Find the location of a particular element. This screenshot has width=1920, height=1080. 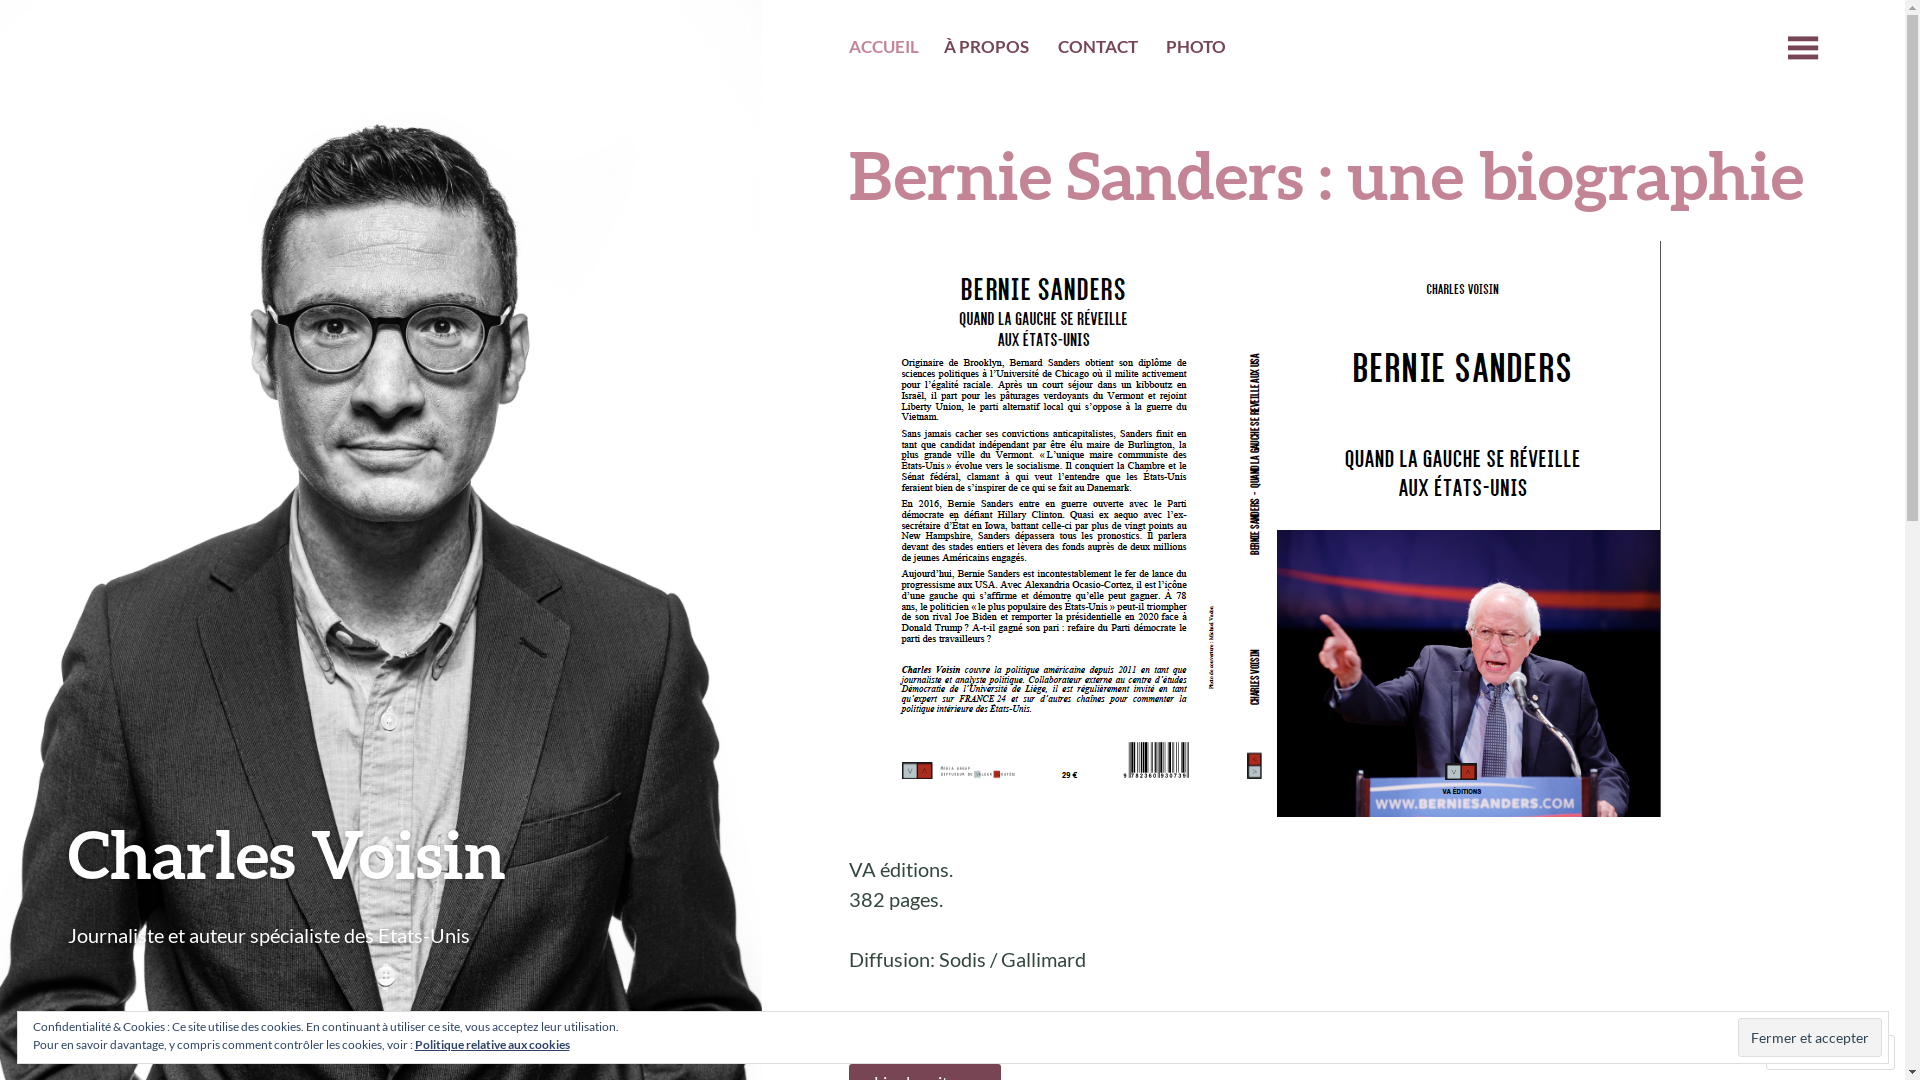

'CONTACT' is located at coordinates (1097, 49).